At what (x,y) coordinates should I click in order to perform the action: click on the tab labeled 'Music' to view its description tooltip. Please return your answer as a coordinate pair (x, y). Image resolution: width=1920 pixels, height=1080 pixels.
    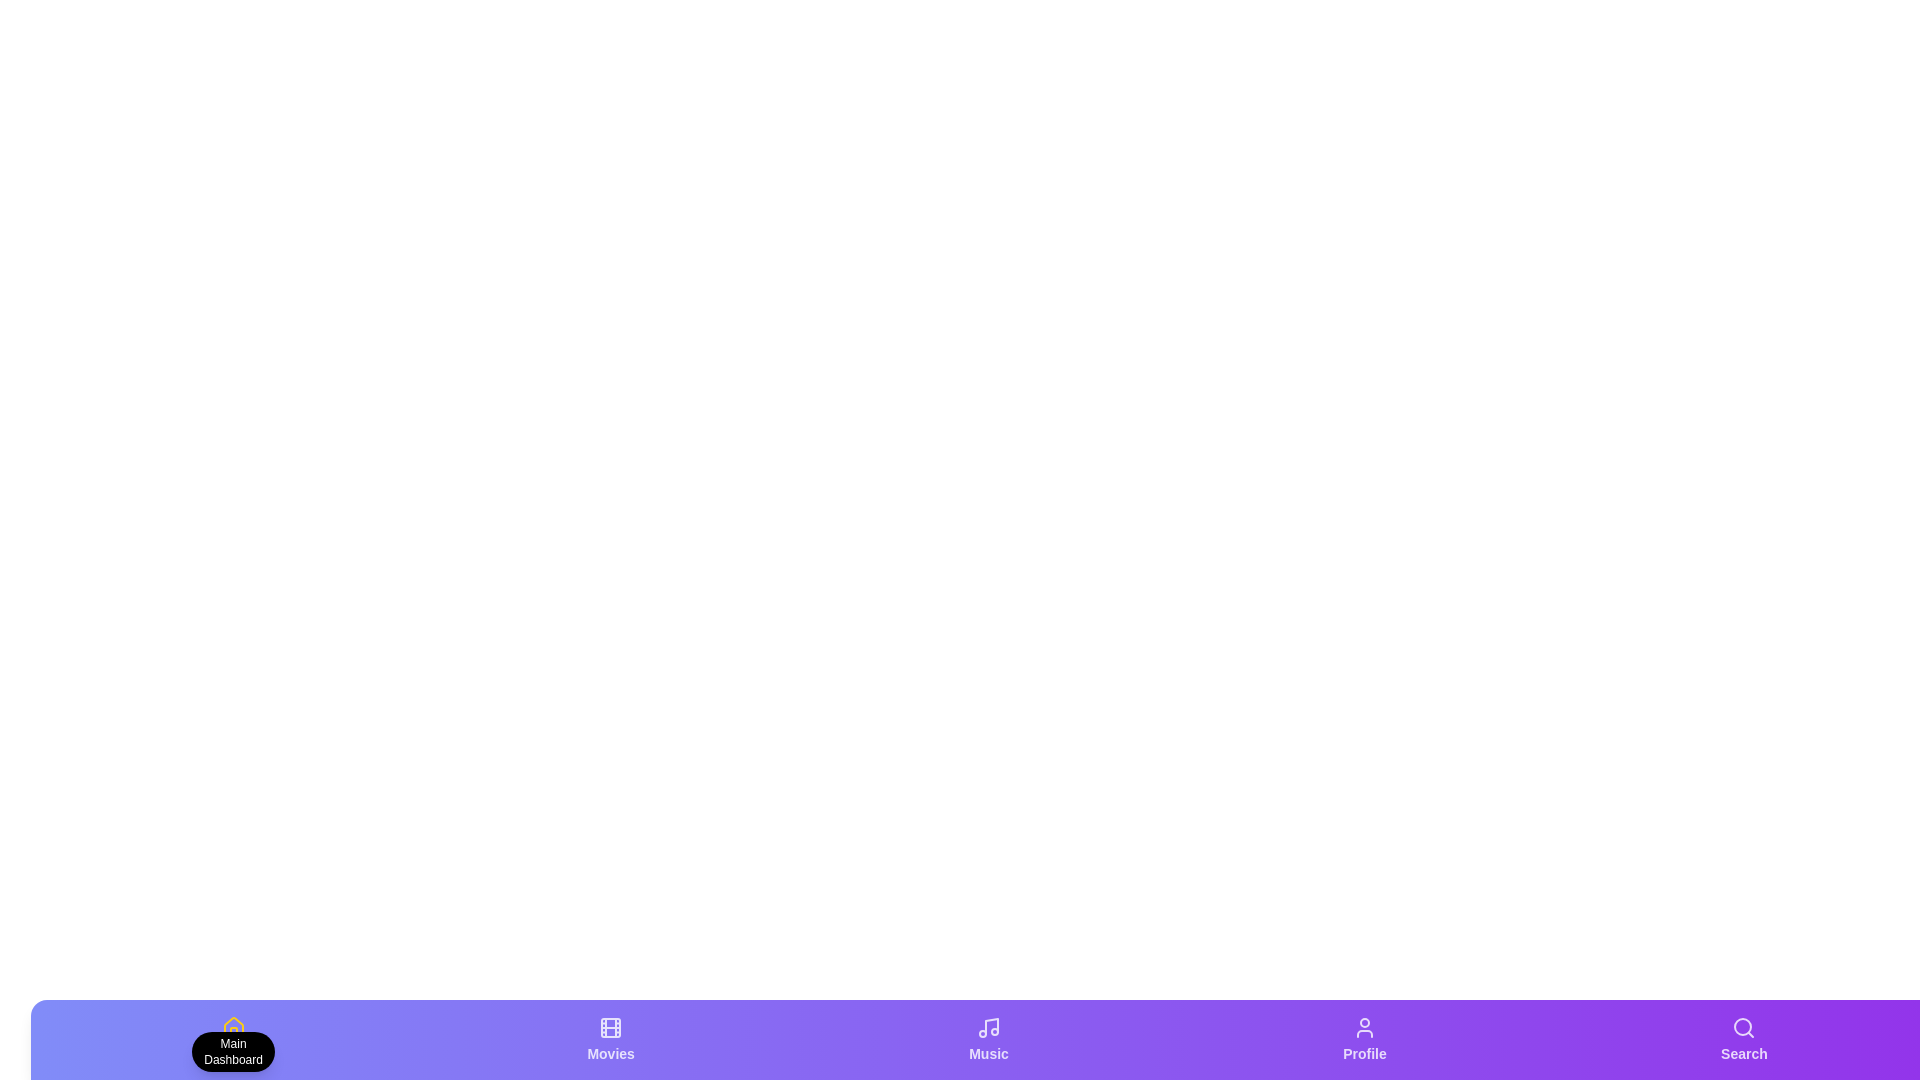
    Looking at the image, I should click on (988, 1039).